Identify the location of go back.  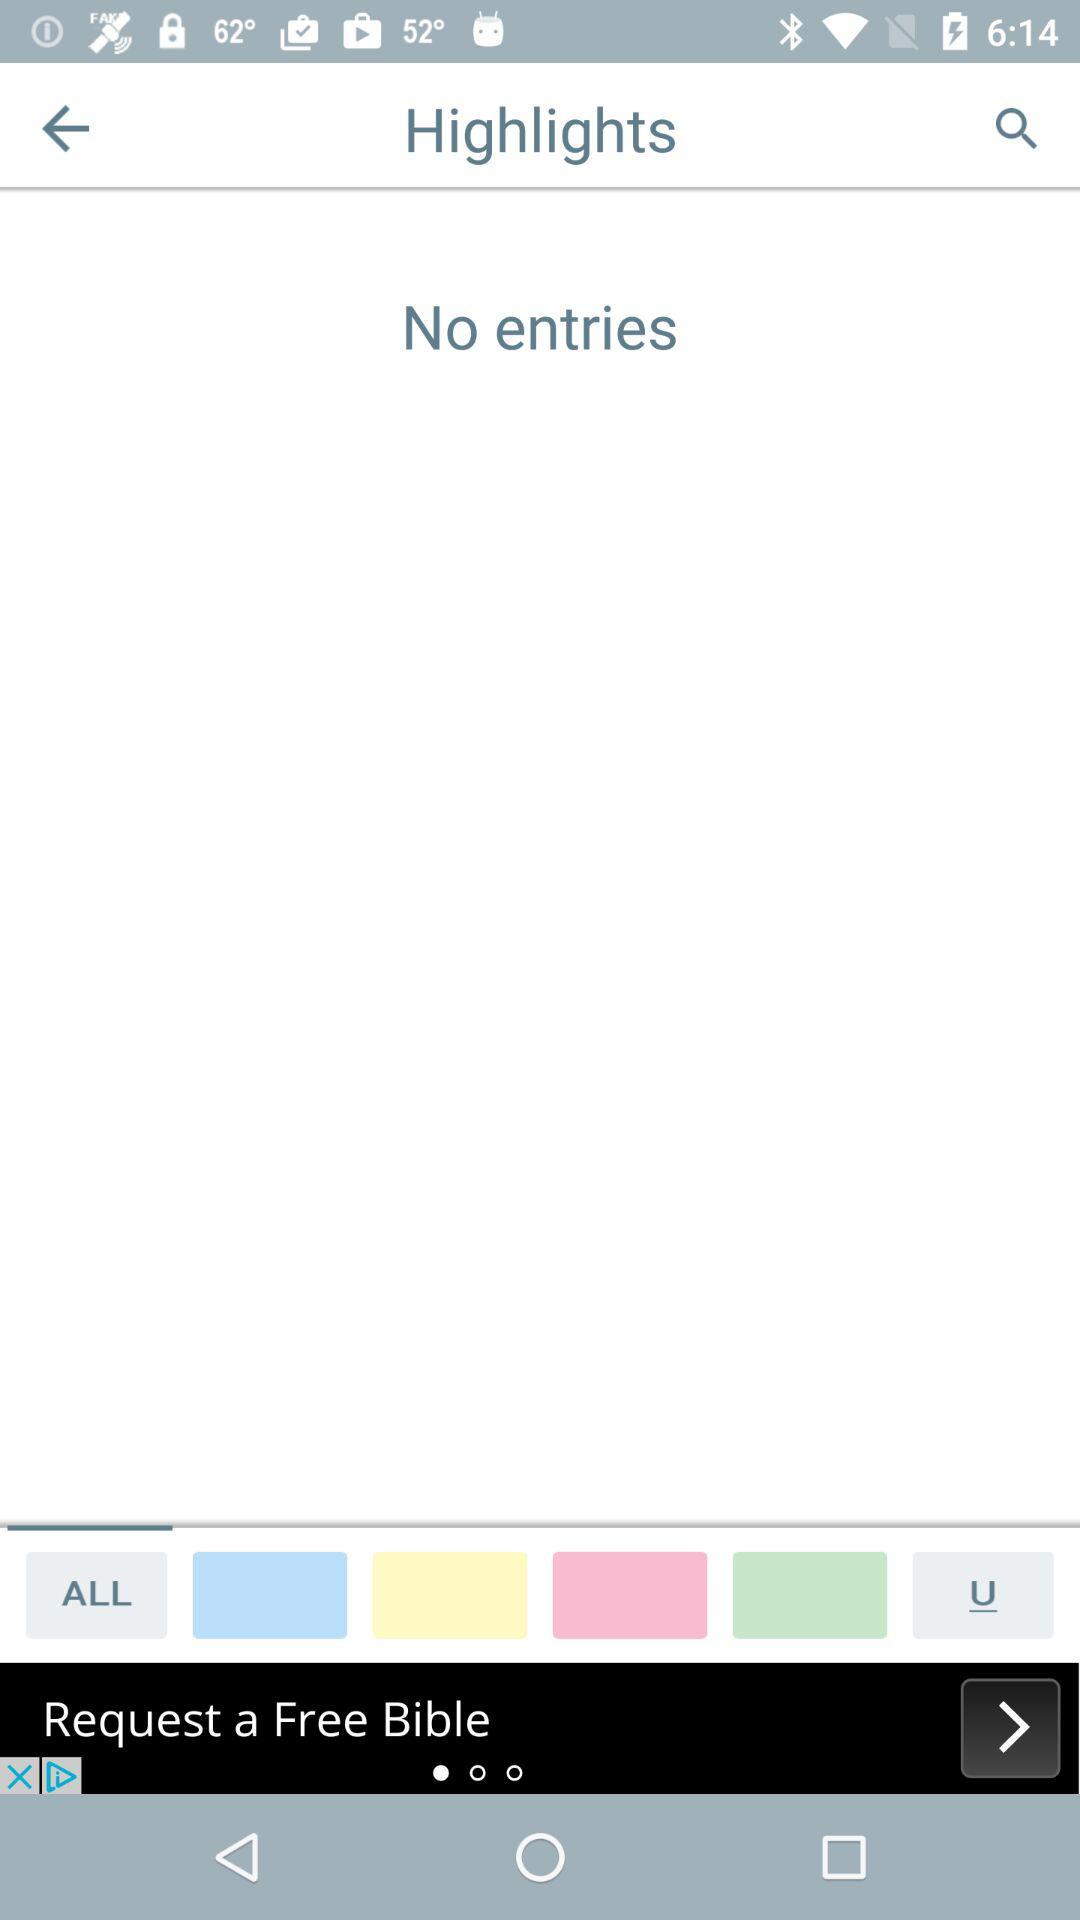
(64, 127).